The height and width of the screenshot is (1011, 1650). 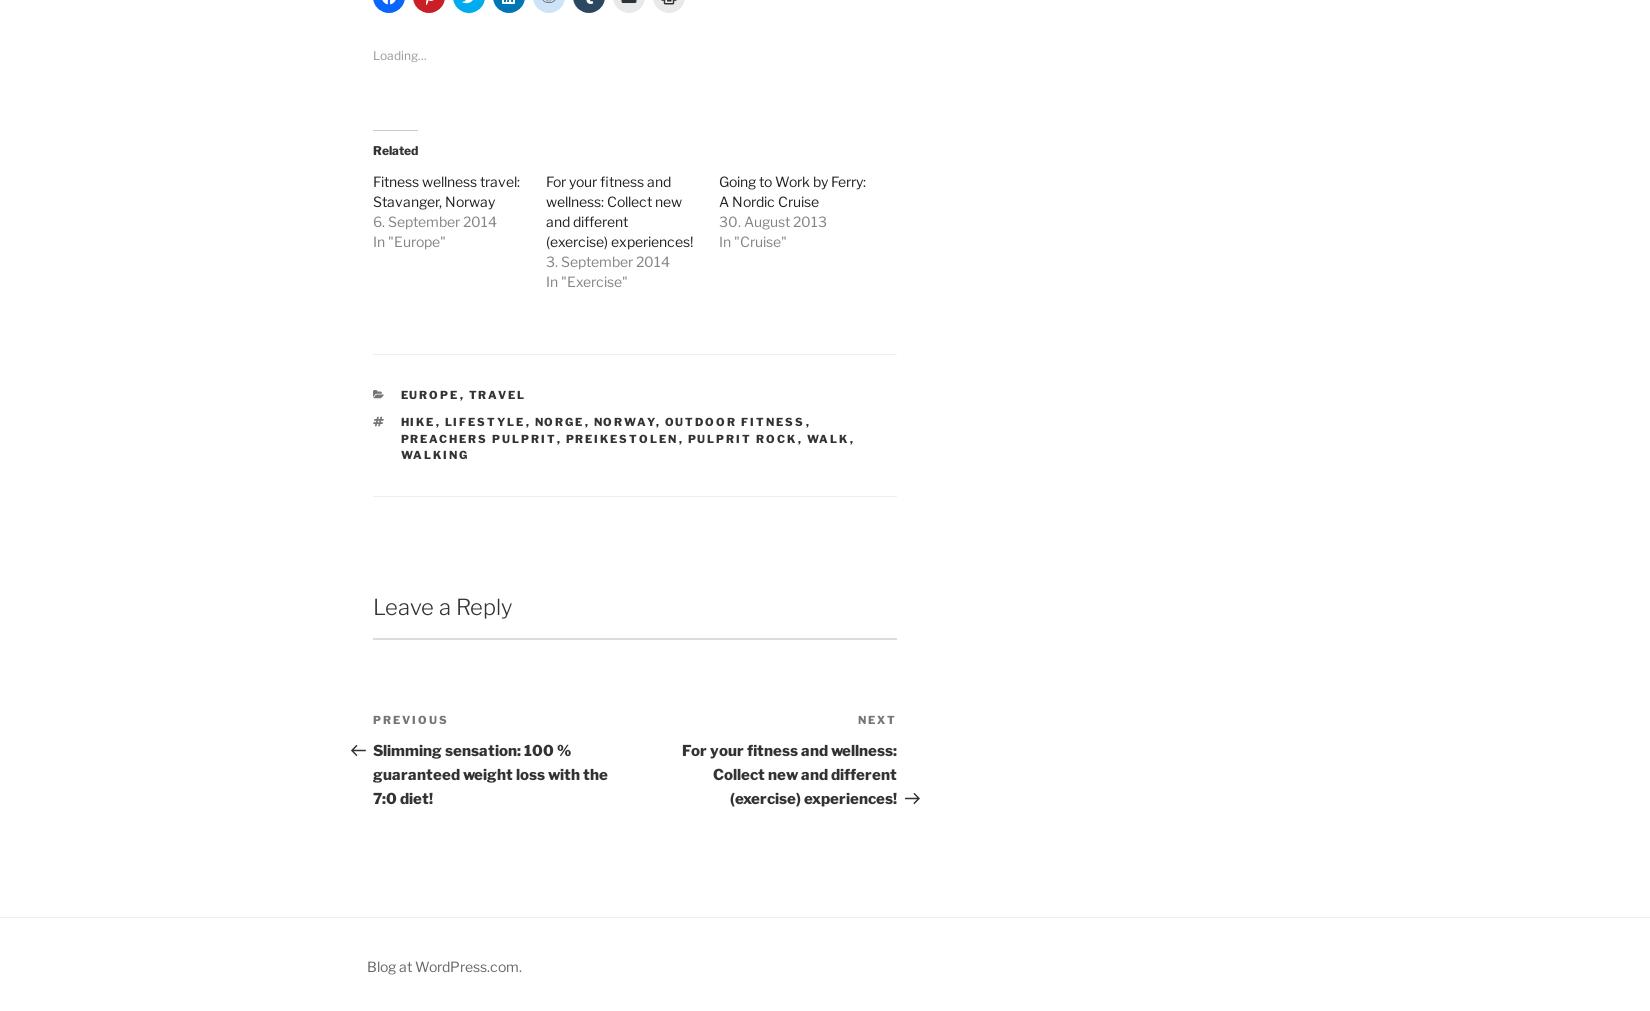 I want to click on 'Norway', so click(x=623, y=420).